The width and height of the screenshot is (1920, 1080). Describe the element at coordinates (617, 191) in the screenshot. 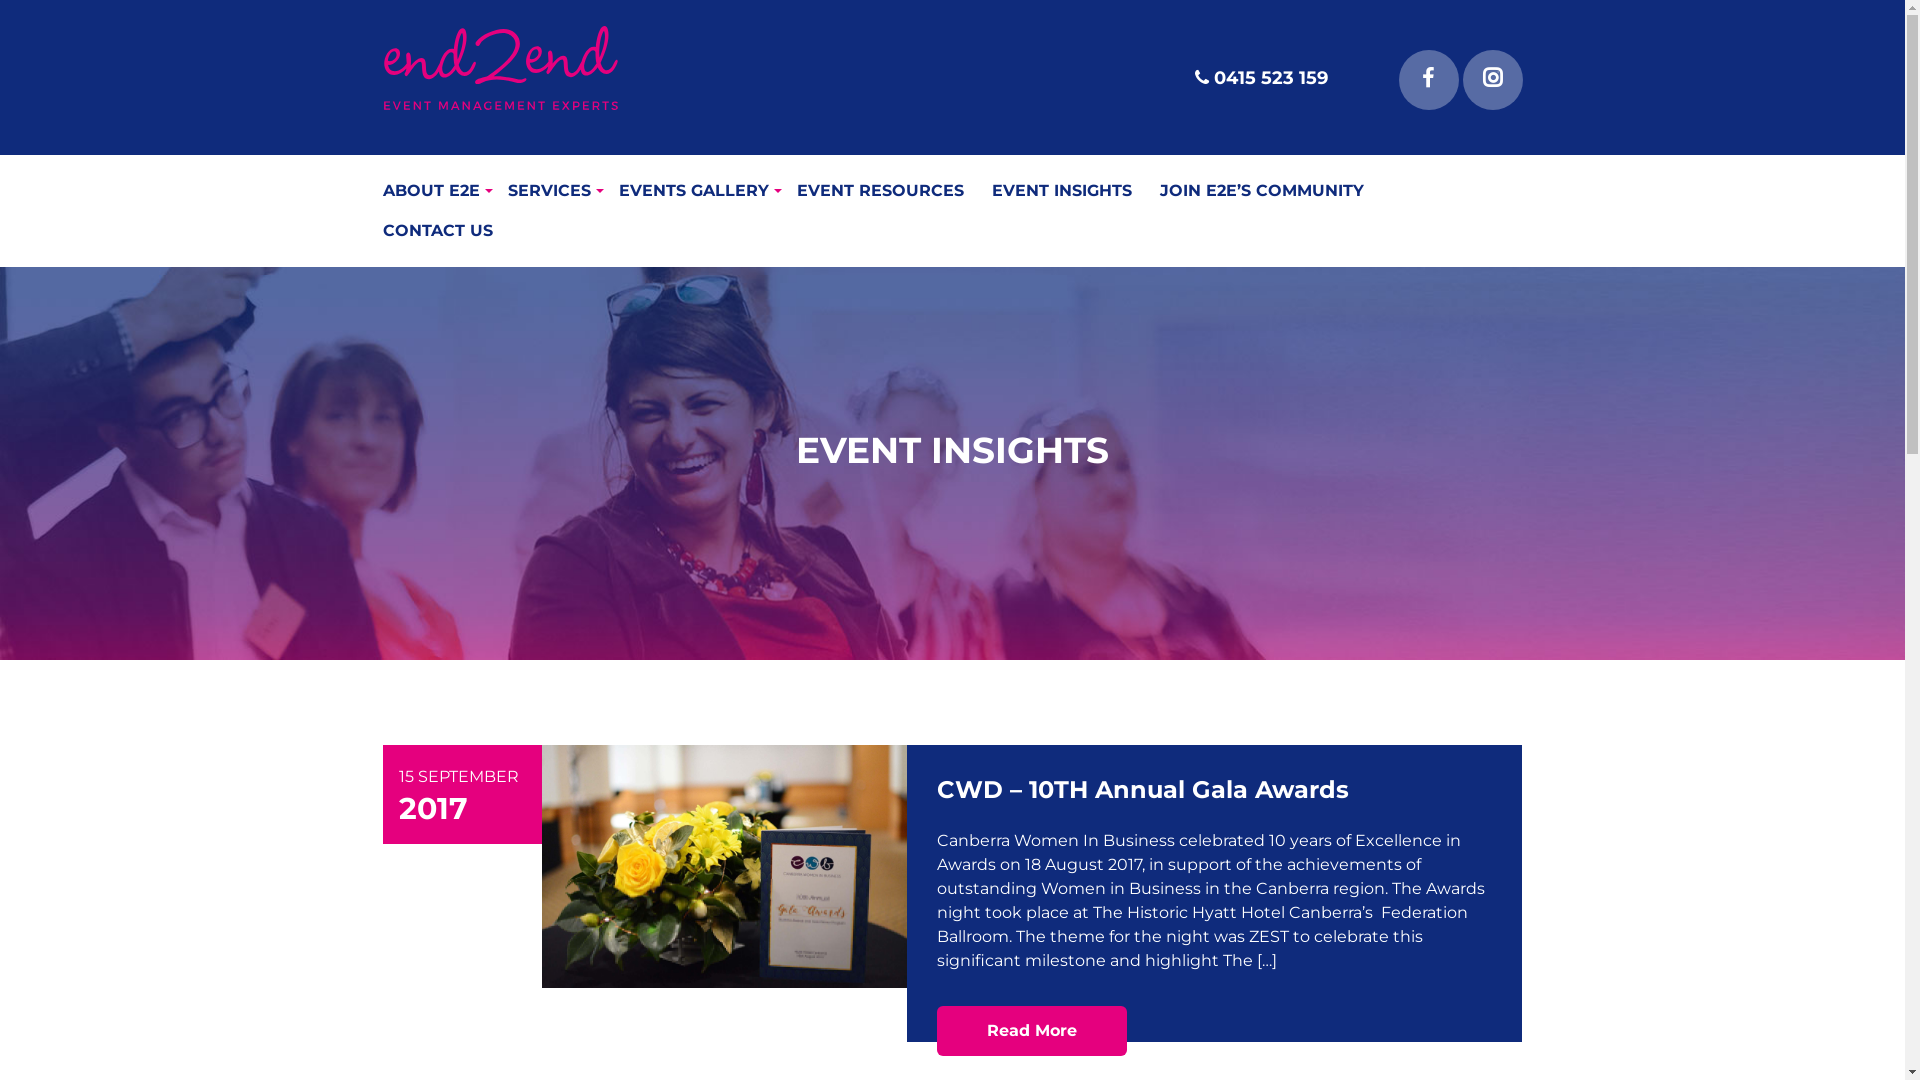

I see `'EVENTS GALLERY'` at that location.